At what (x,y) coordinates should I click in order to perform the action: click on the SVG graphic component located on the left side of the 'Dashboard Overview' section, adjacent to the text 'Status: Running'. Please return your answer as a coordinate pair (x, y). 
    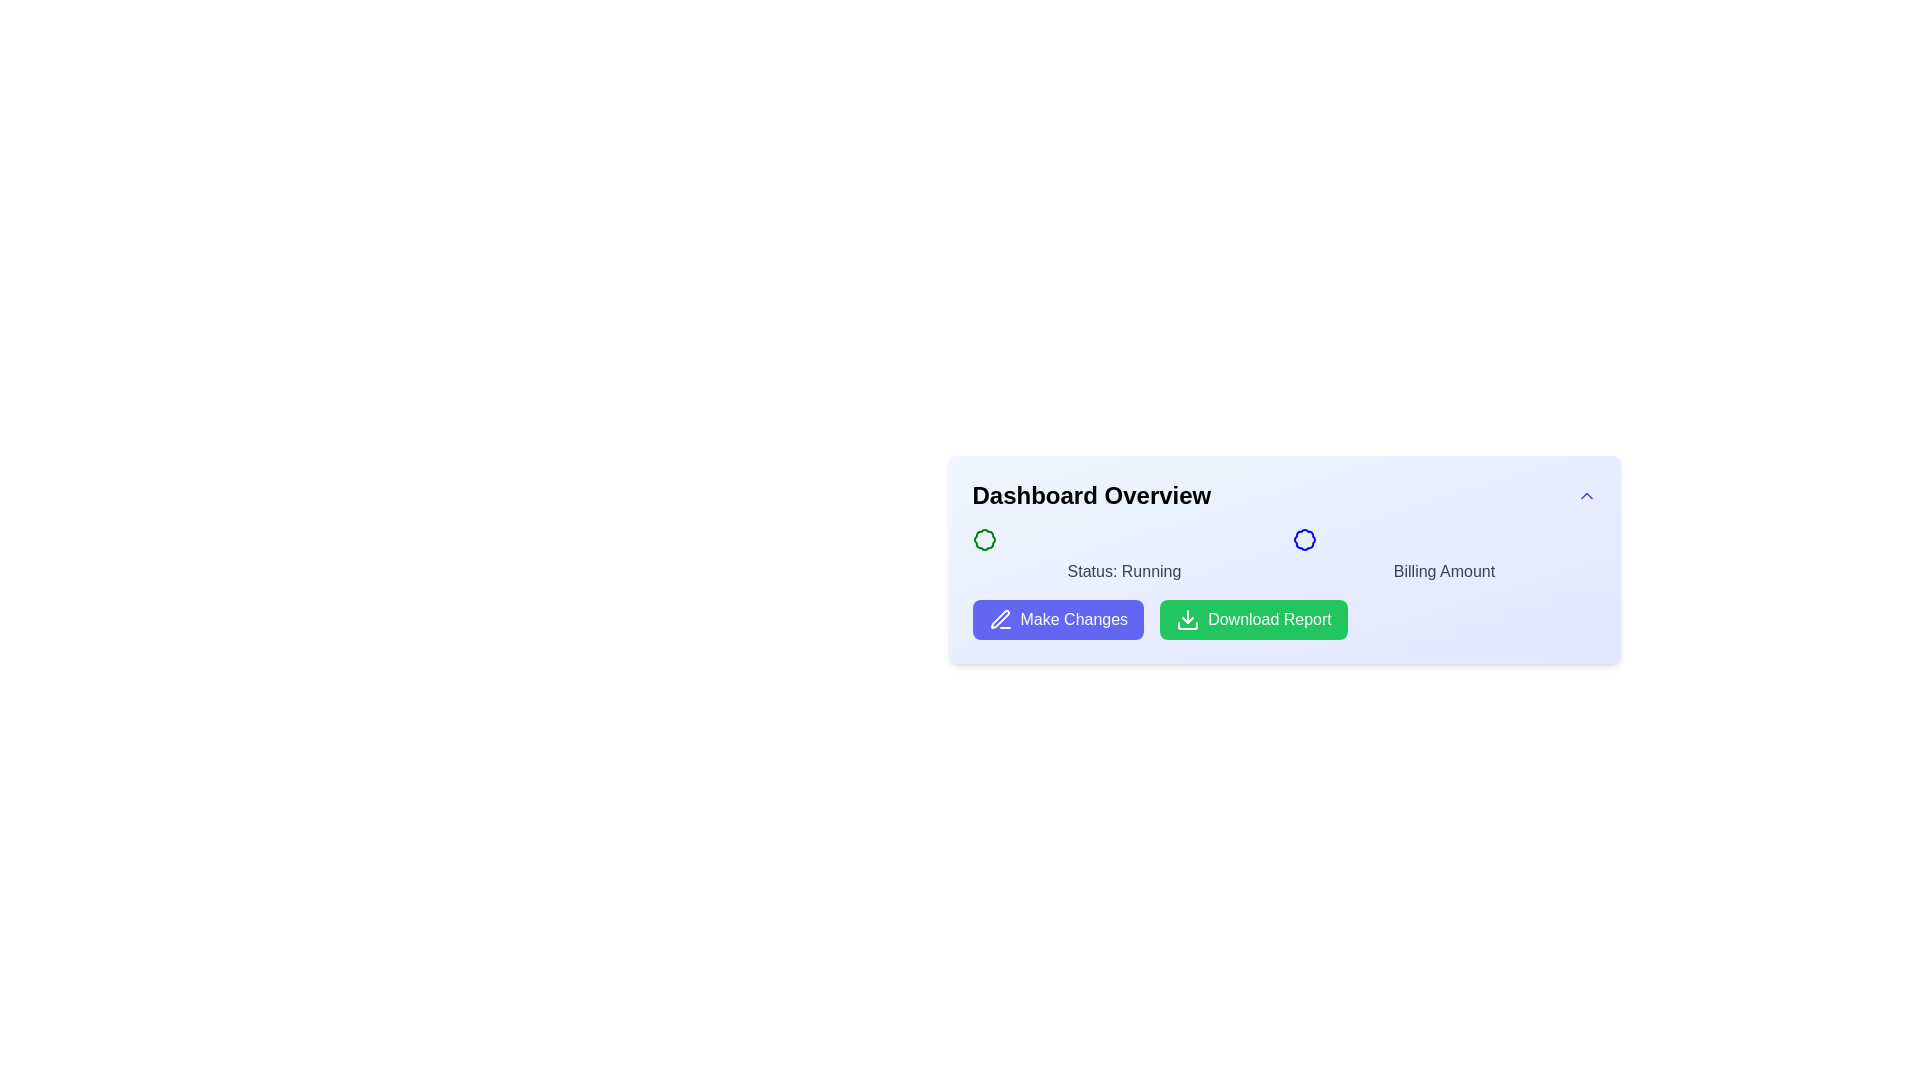
    Looking at the image, I should click on (984, 540).